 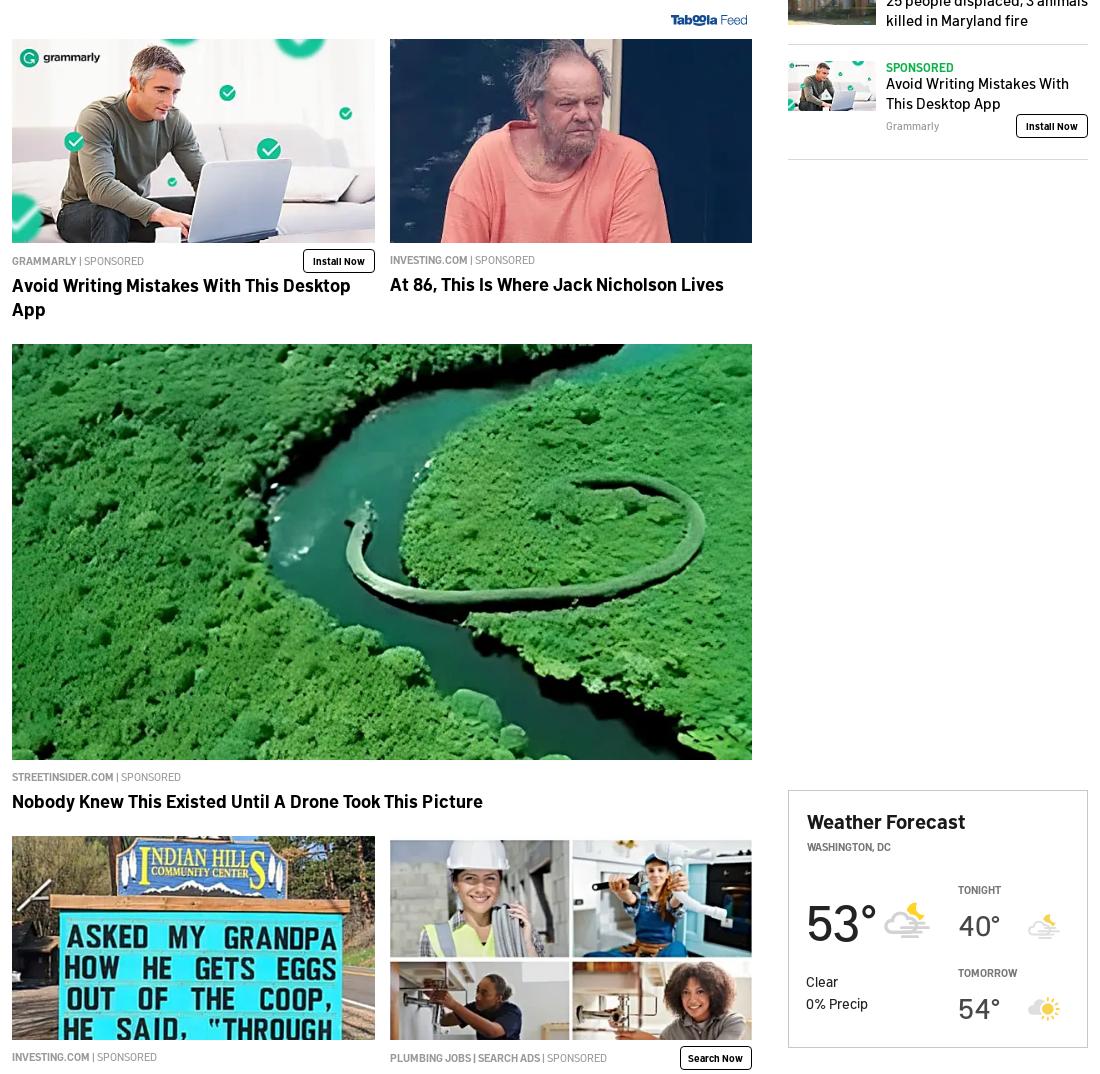 I want to click on 'Tonight', so click(x=978, y=888).